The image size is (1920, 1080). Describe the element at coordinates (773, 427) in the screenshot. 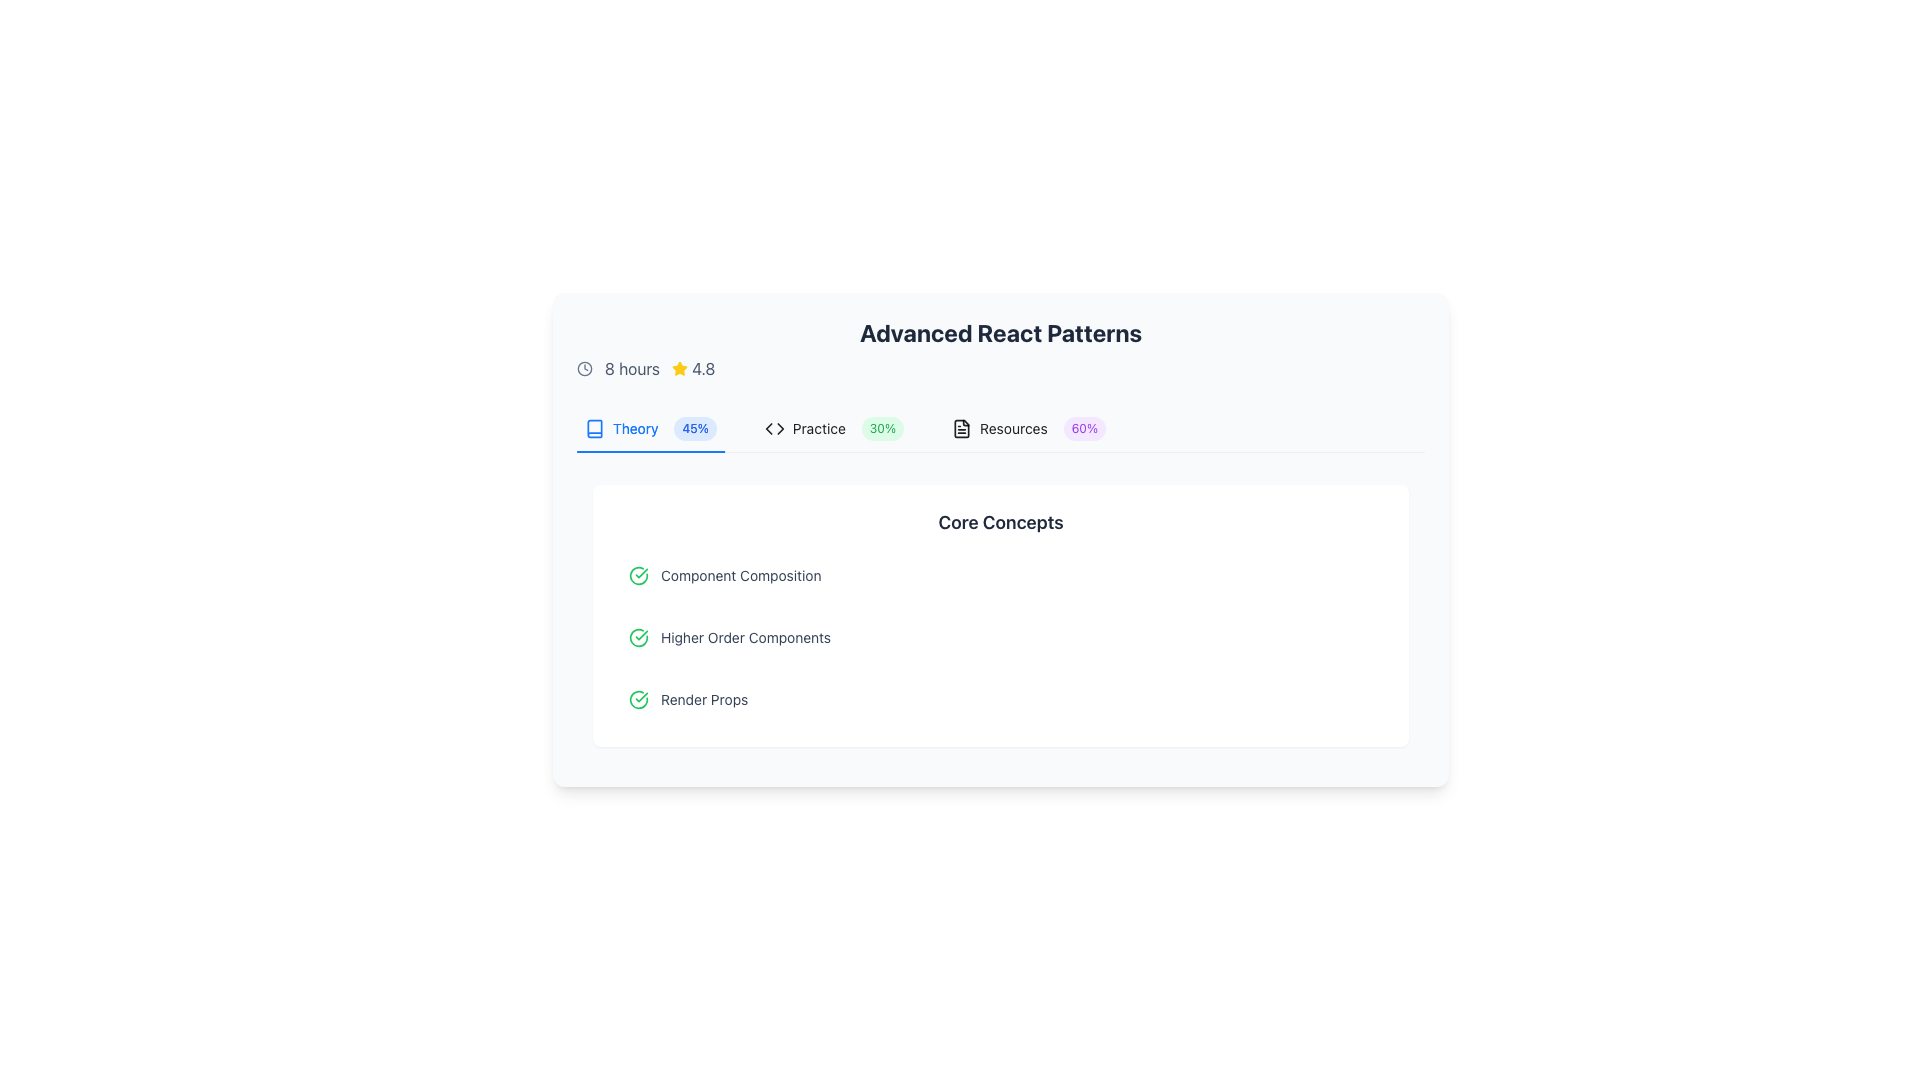

I see `the first icon in the 'Practice' section, located next to the 'Practice' text and the progress indicator (30%)` at that location.